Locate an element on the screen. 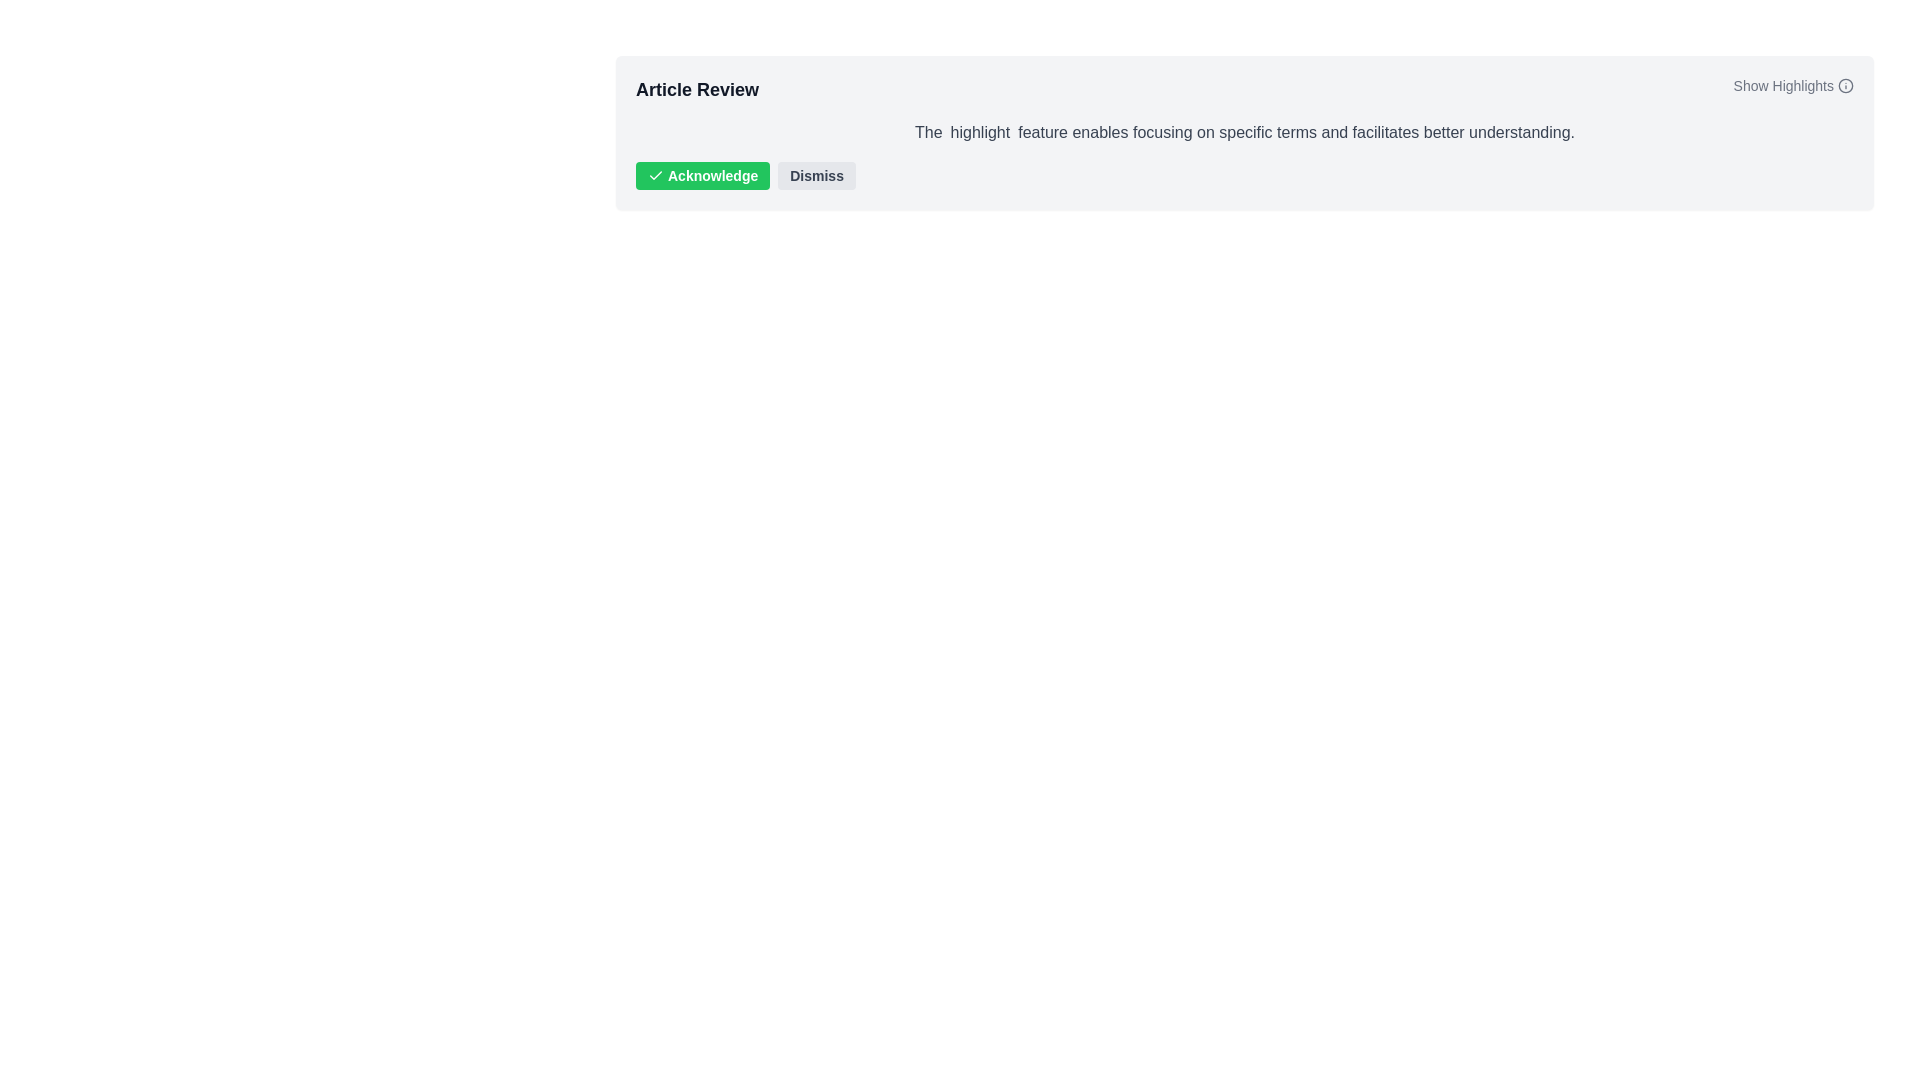  text content block displaying the sentence: 'The highlight feature enables focusing on specific terms and facilitates better understanding.' located below the title 'Article Review' and above the 'Acknowledge' and 'Dismiss' buttons is located at coordinates (1243, 132).